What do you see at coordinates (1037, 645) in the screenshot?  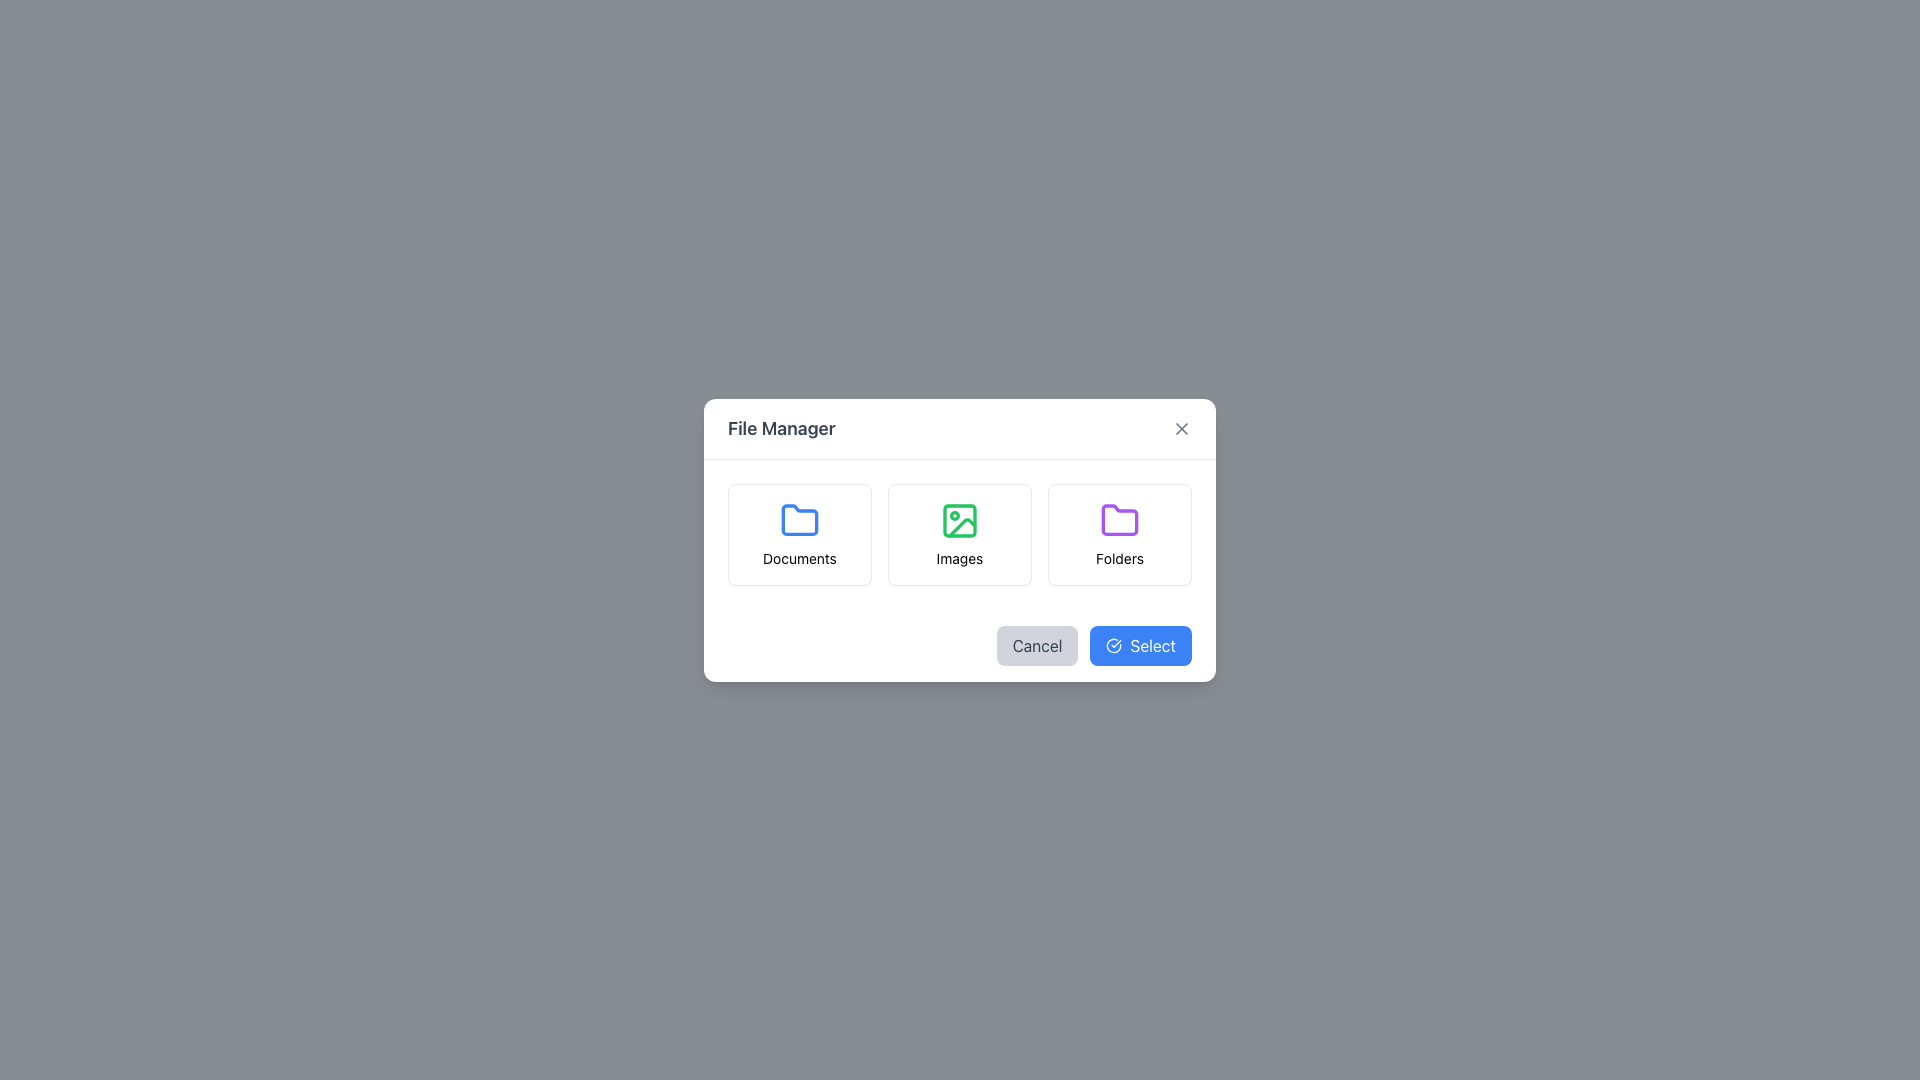 I see `the 'Cancel' button with a gray background and rounded corners, located in the lower right section of the modal window` at bounding box center [1037, 645].